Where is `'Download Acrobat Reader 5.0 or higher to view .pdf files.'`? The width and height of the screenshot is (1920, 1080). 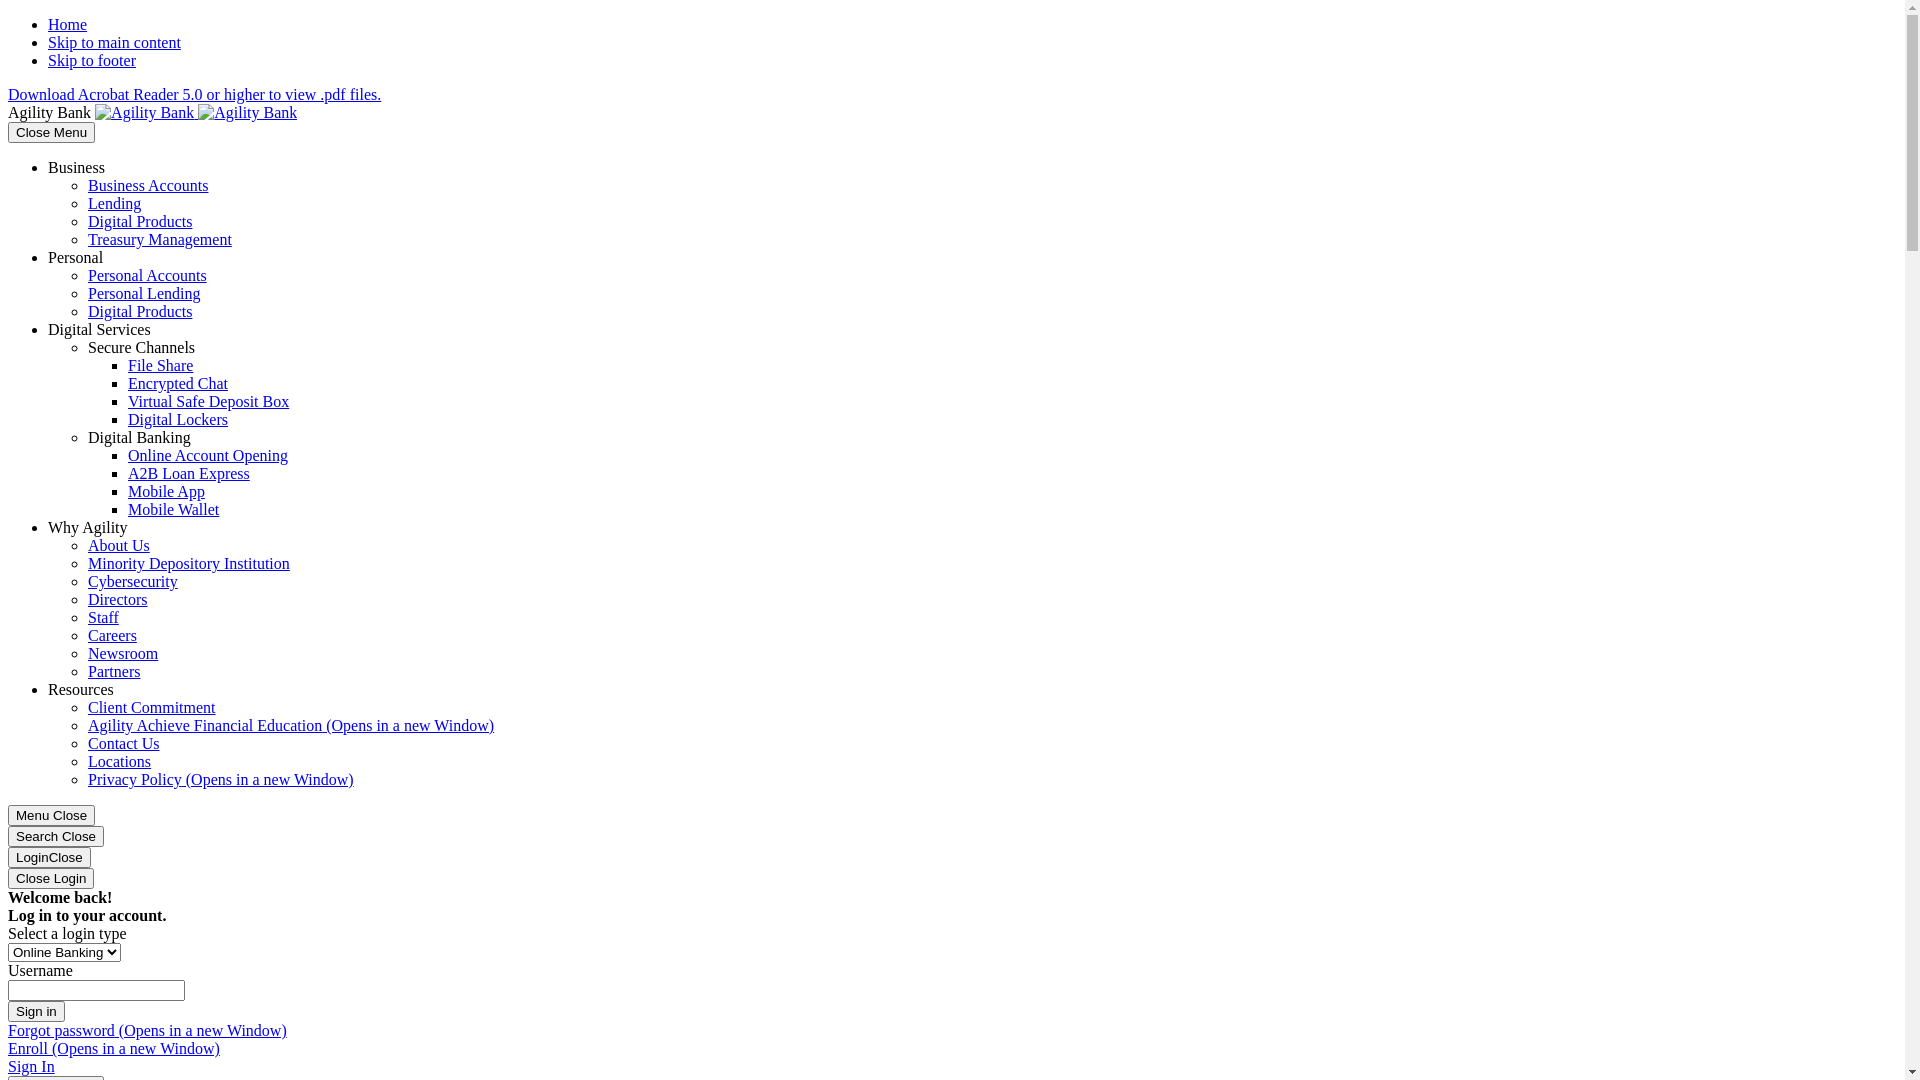
'Download Acrobat Reader 5.0 or higher to view .pdf files.' is located at coordinates (8, 94).